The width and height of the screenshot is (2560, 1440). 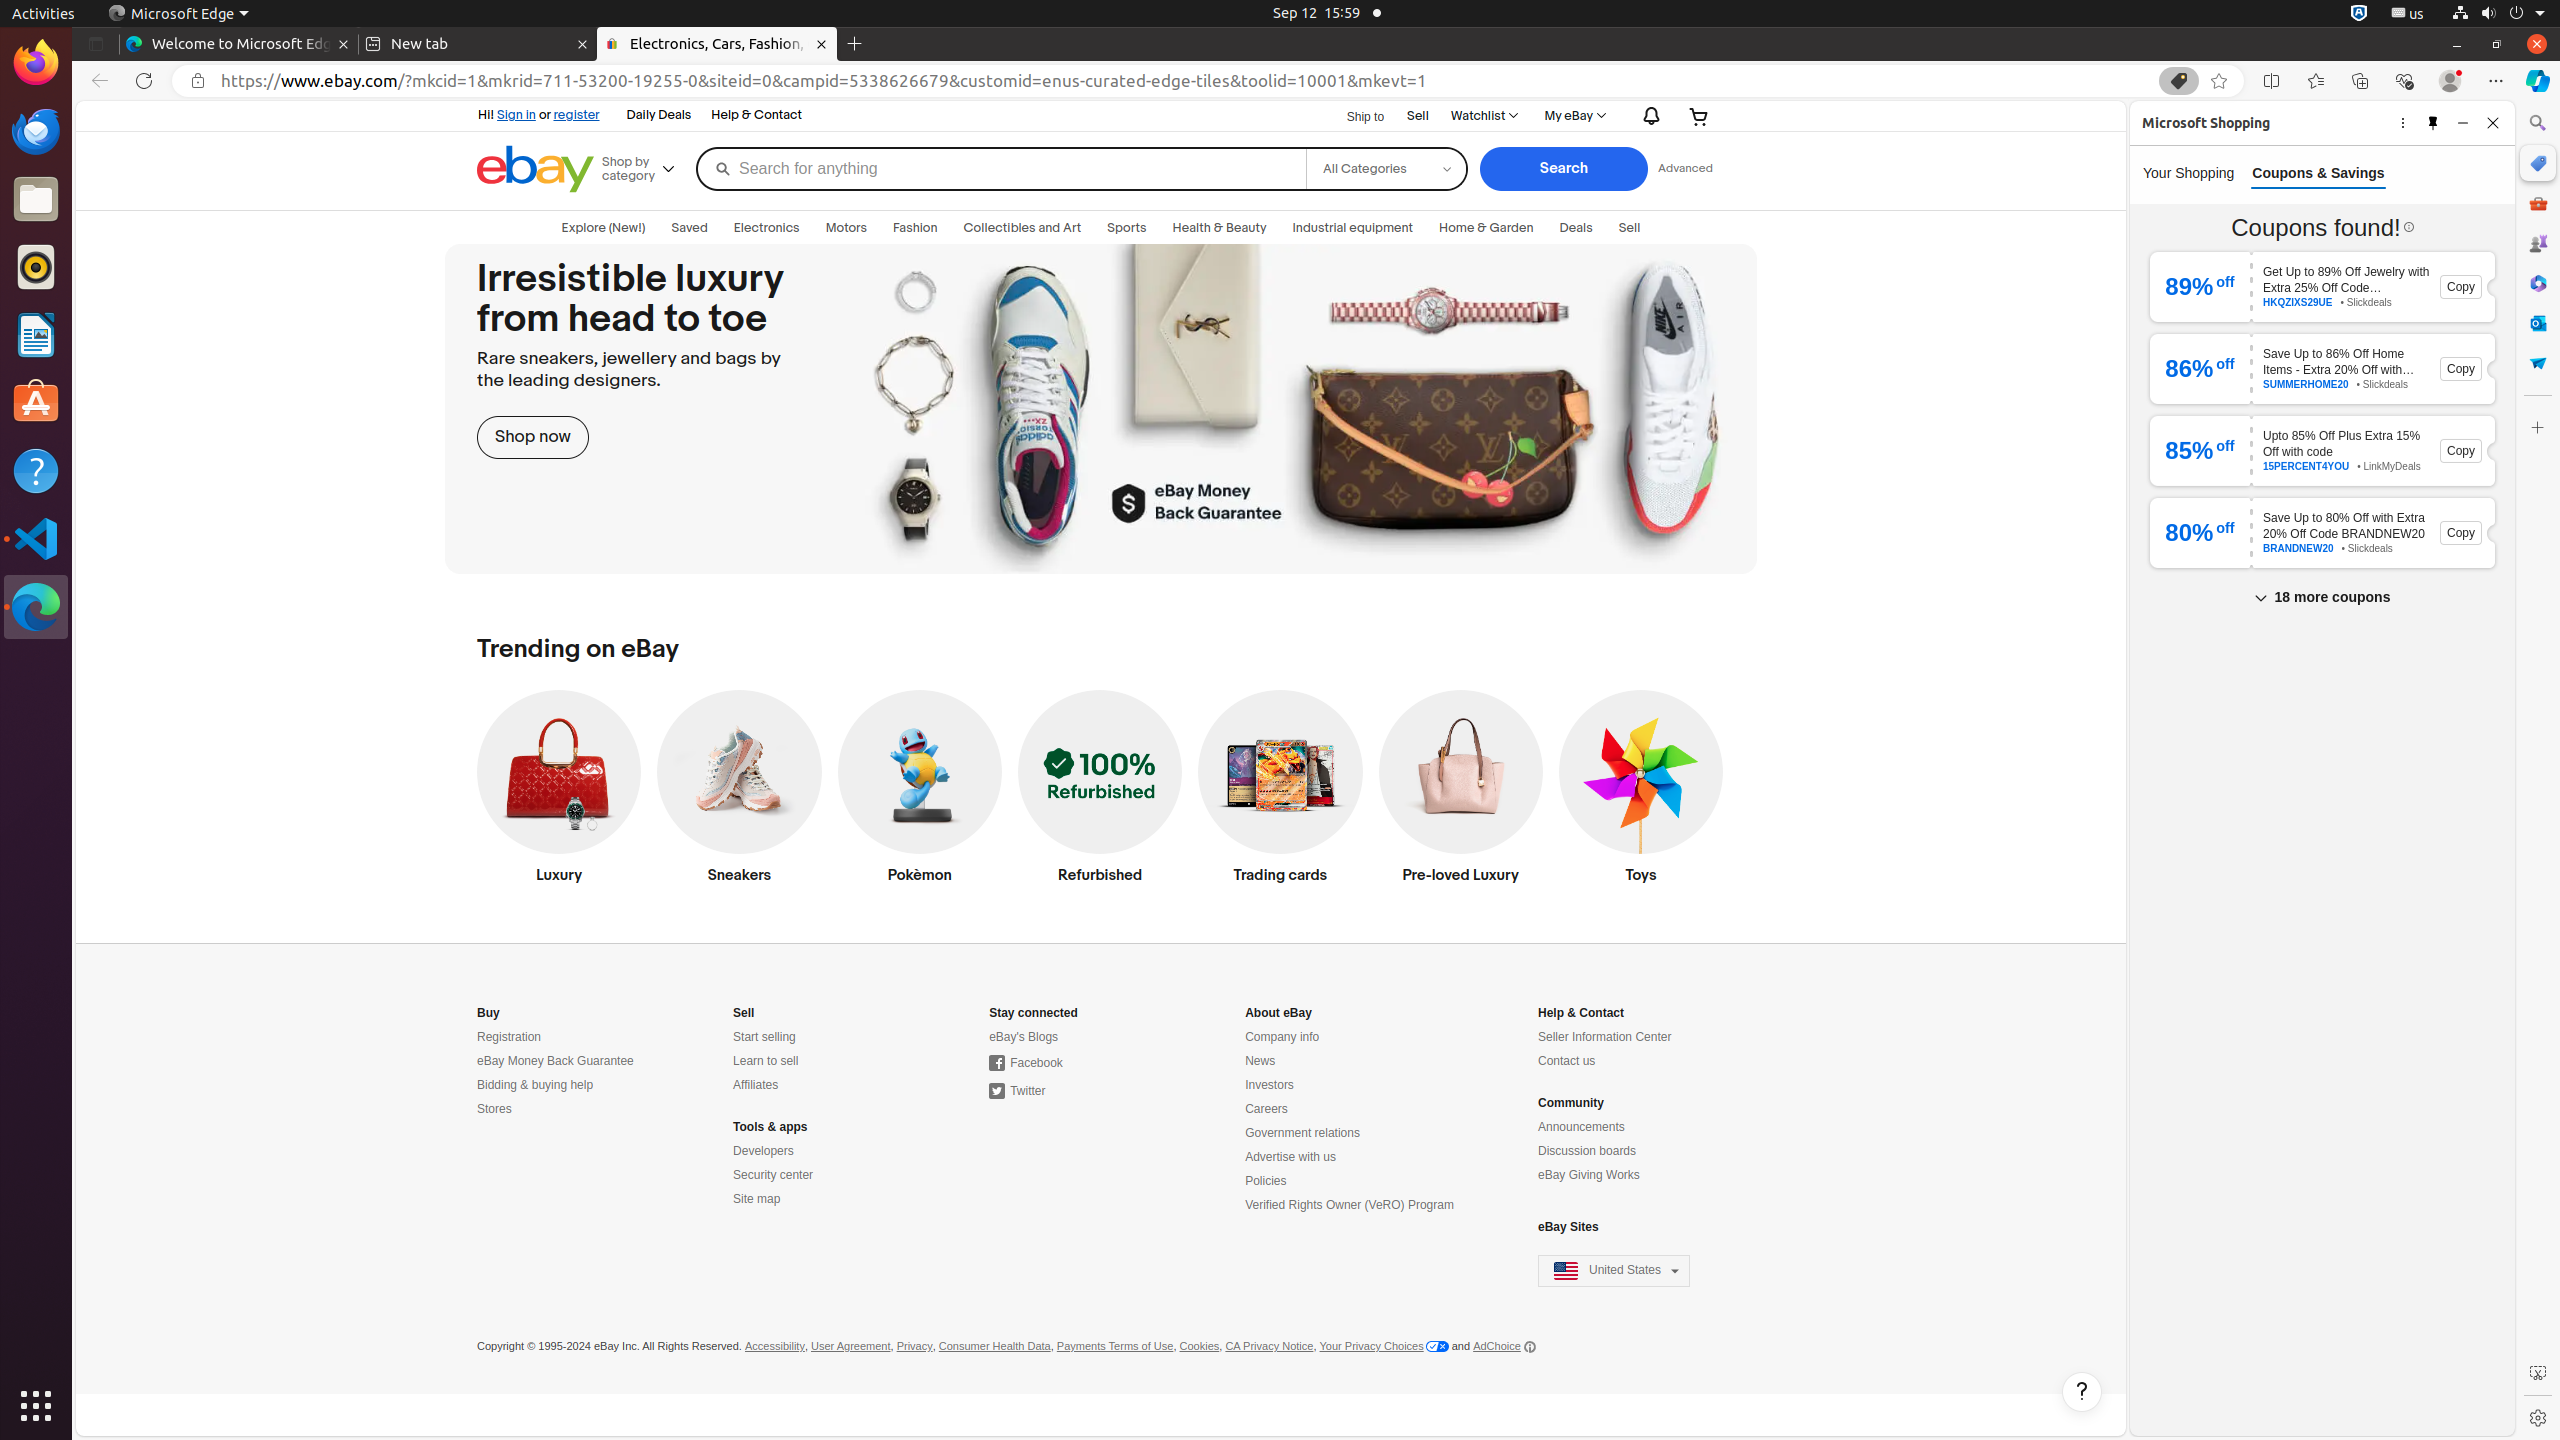 What do you see at coordinates (2536, 1417) in the screenshot?
I see `'Settings'` at bounding box center [2536, 1417].